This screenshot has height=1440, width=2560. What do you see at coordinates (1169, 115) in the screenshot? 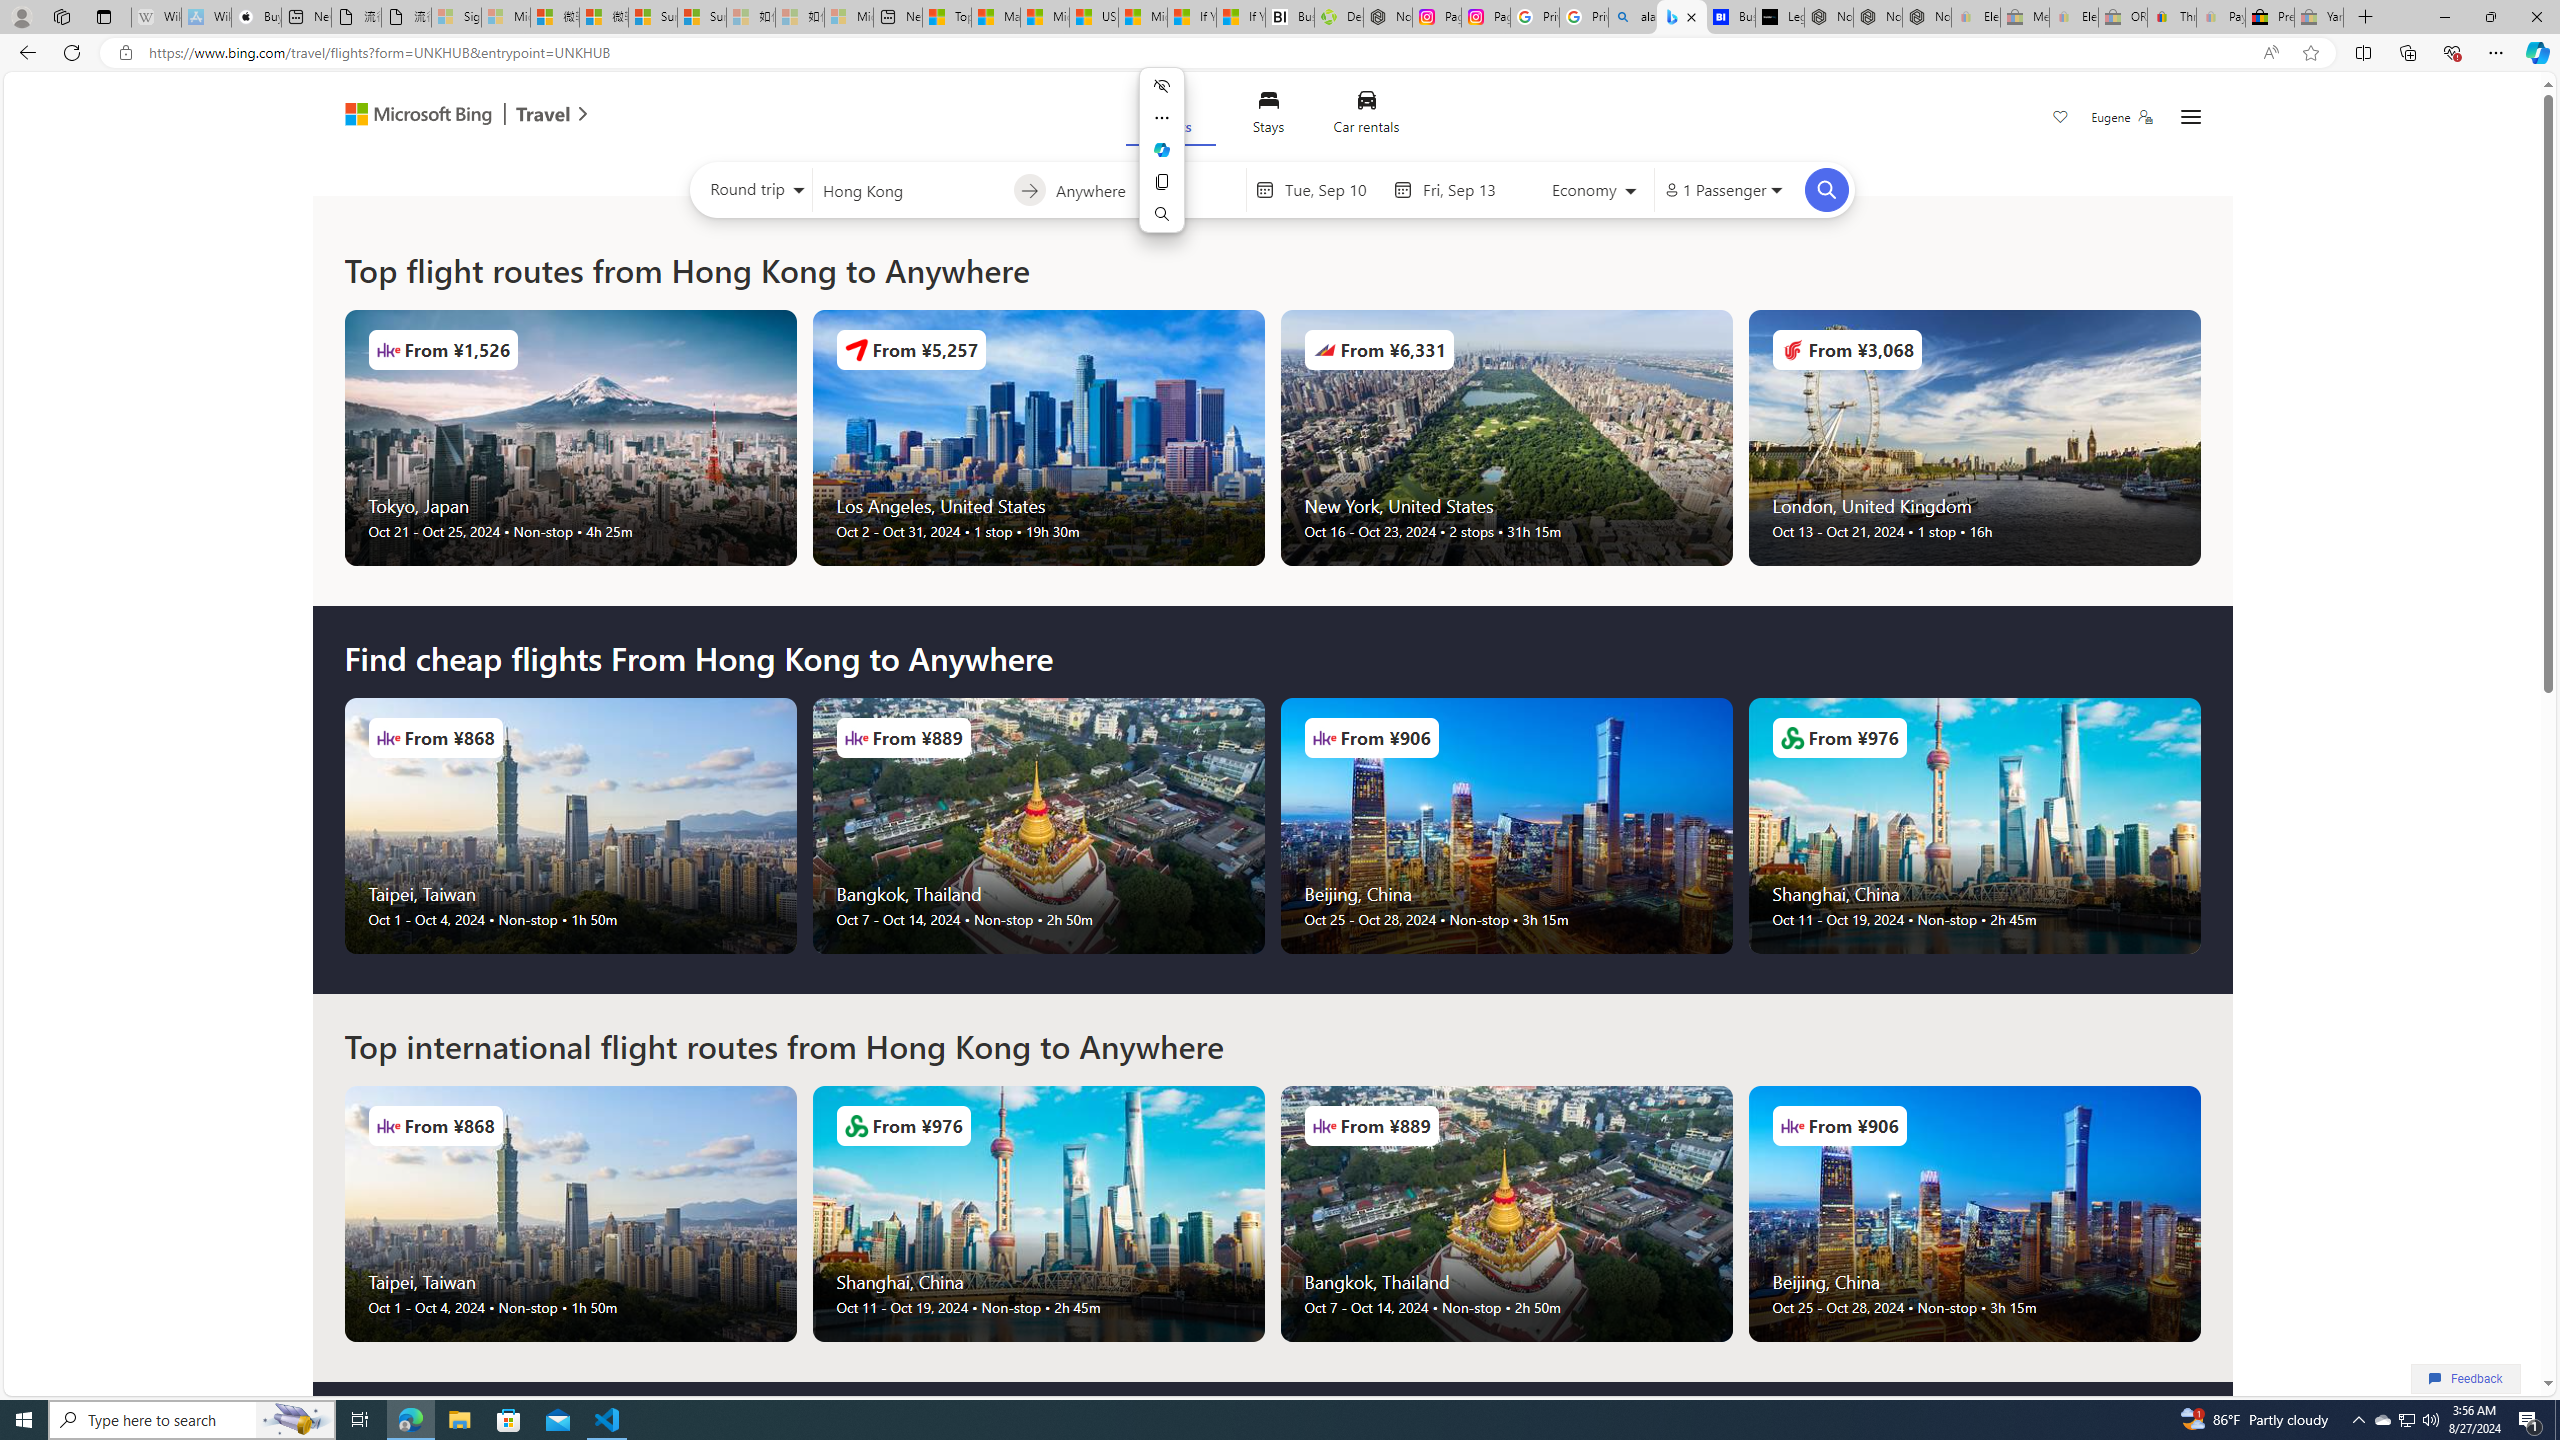
I see `'Flights'` at bounding box center [1169, 115].